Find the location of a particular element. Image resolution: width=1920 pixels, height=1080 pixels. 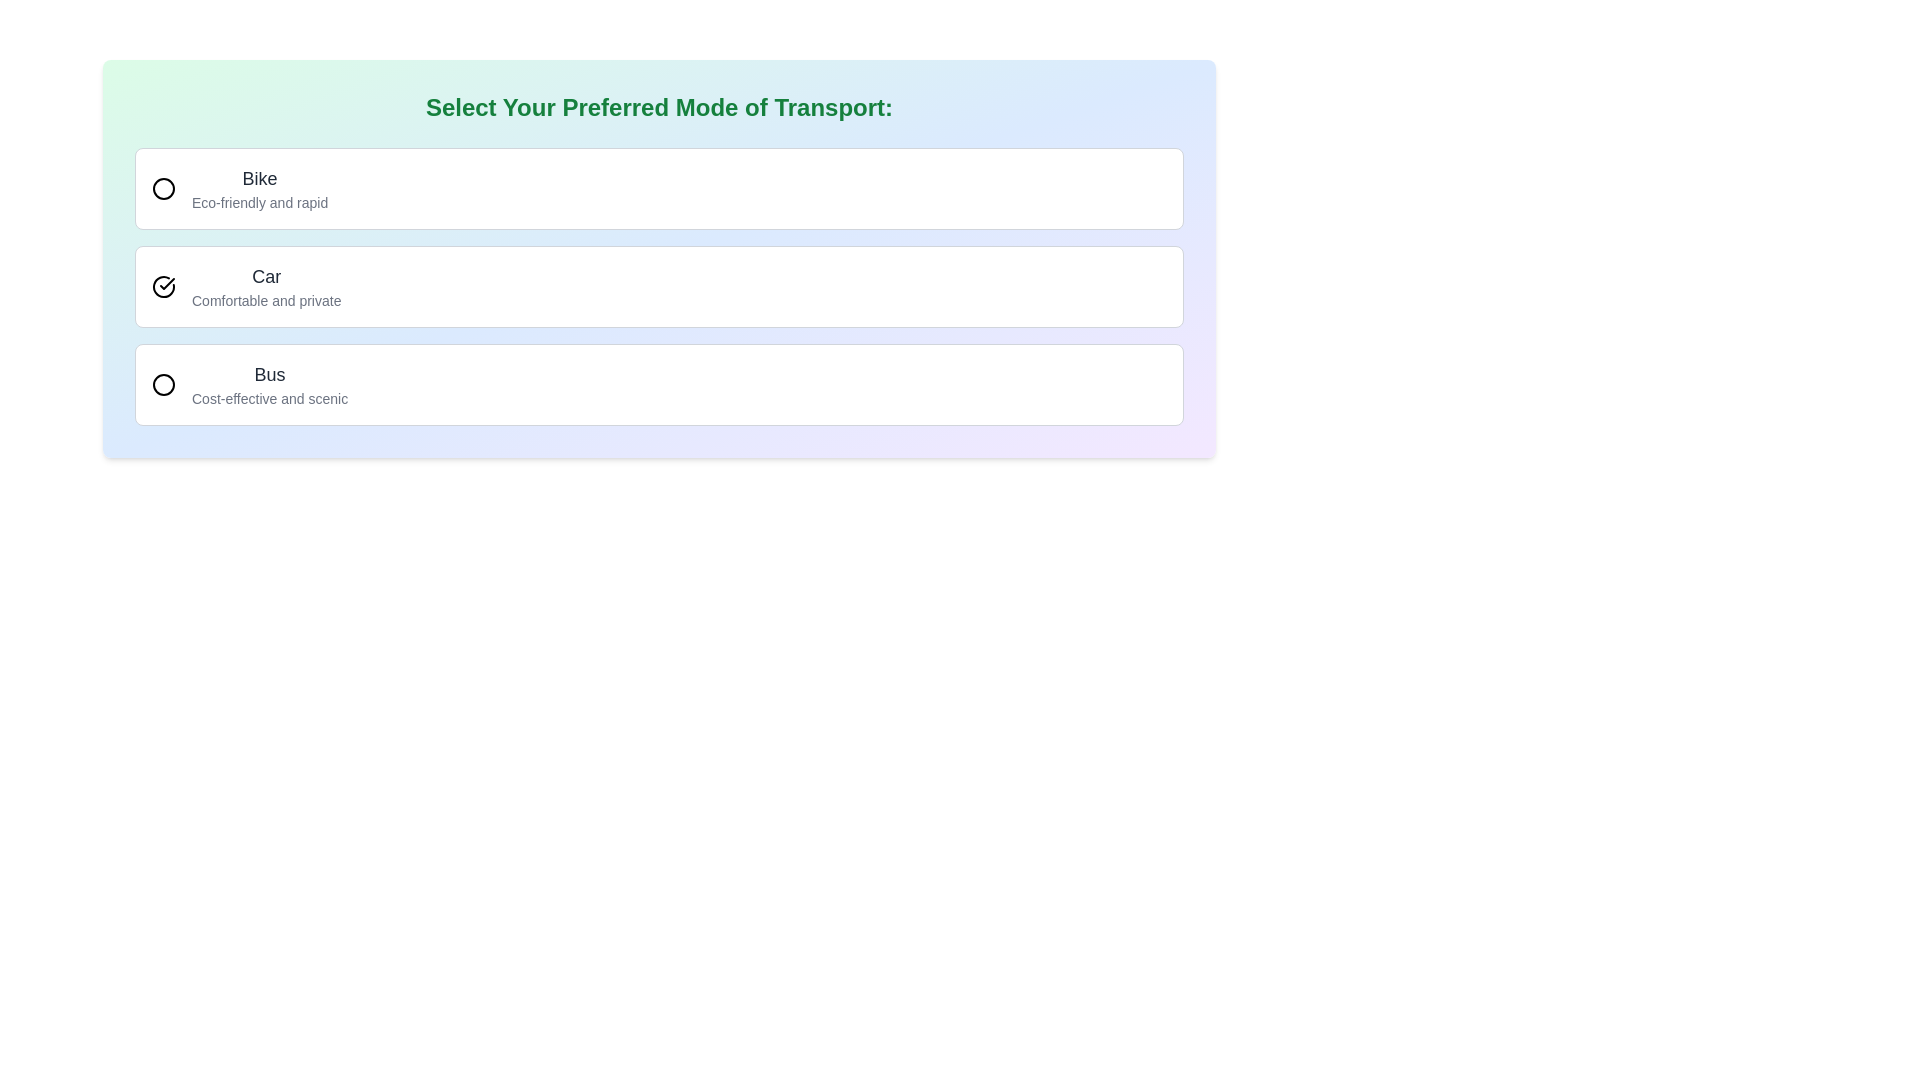

descriptive label for the 'Bus' option in the transportation selection menu, which is the first text descriptor for the third option in a vertical list is located at coordinates (269, 385).